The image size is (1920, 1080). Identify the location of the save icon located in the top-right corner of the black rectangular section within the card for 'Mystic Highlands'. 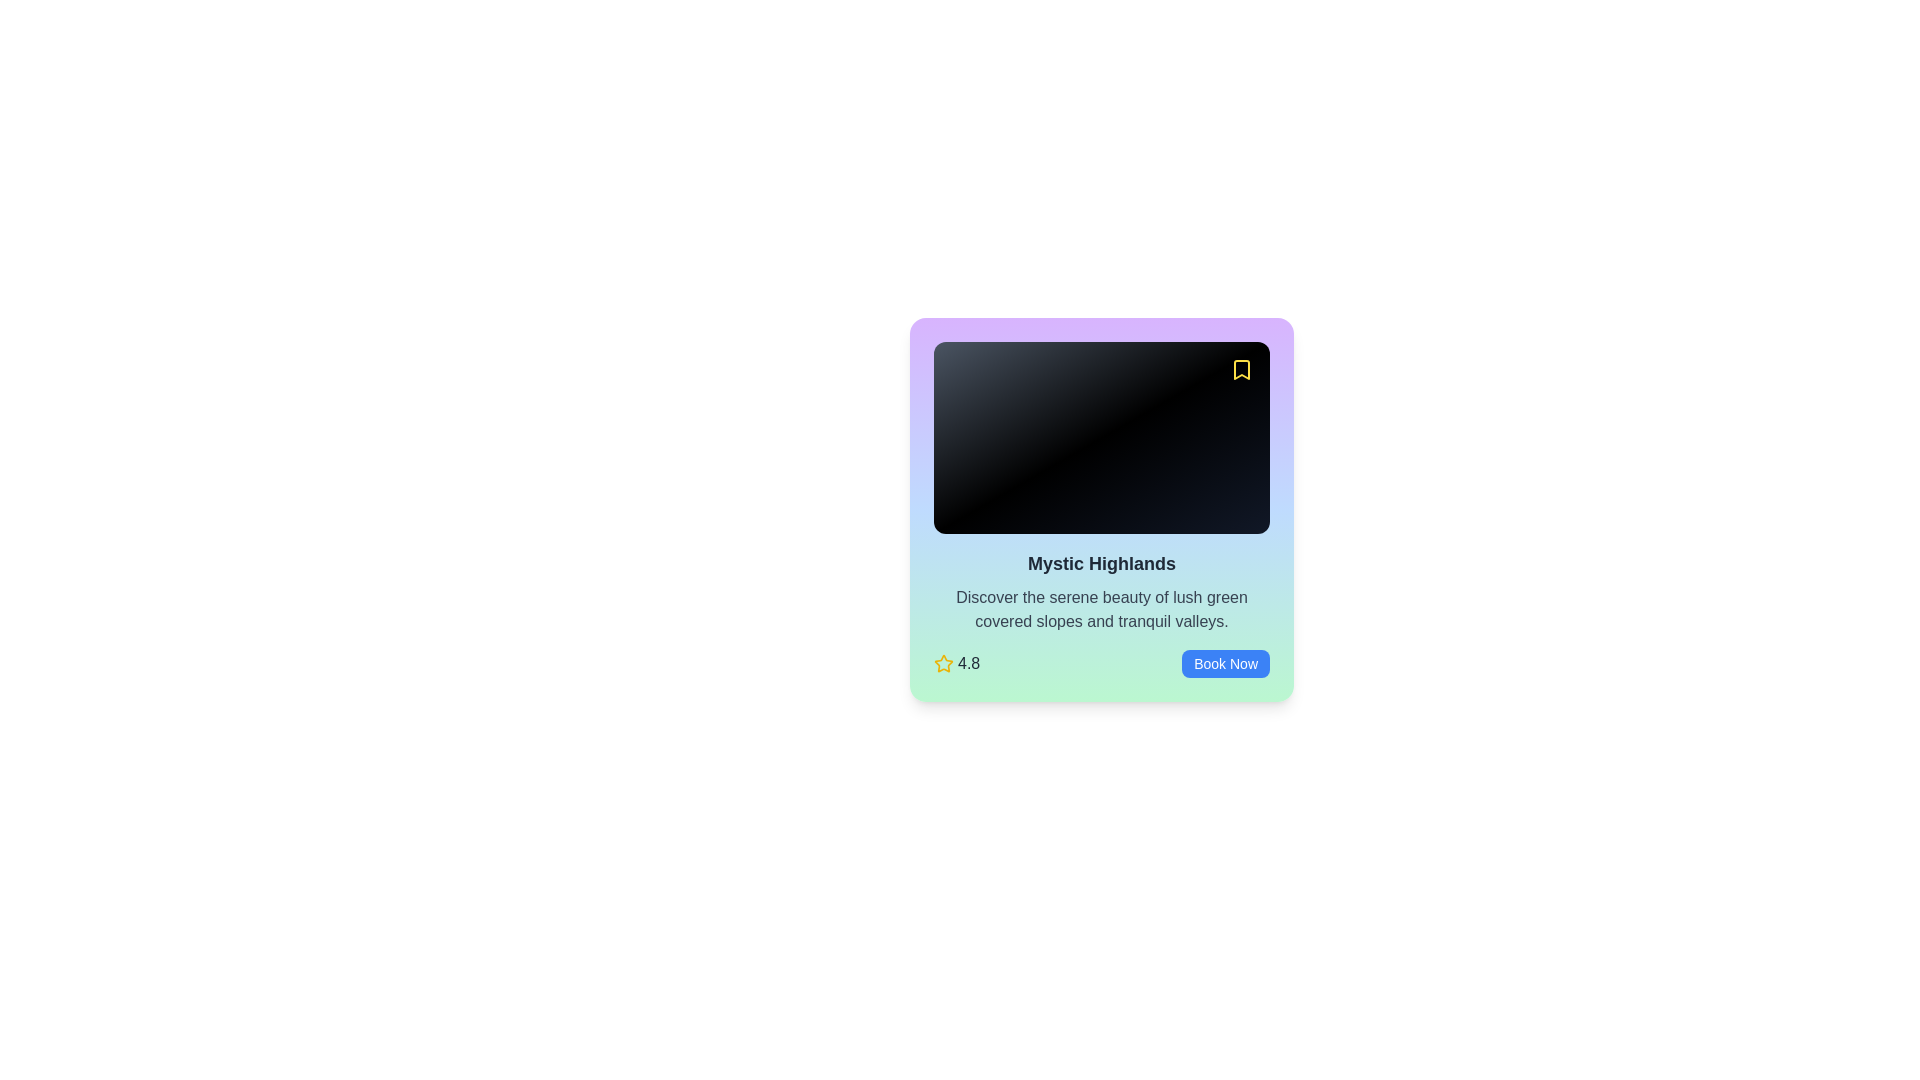
(1241, 370).